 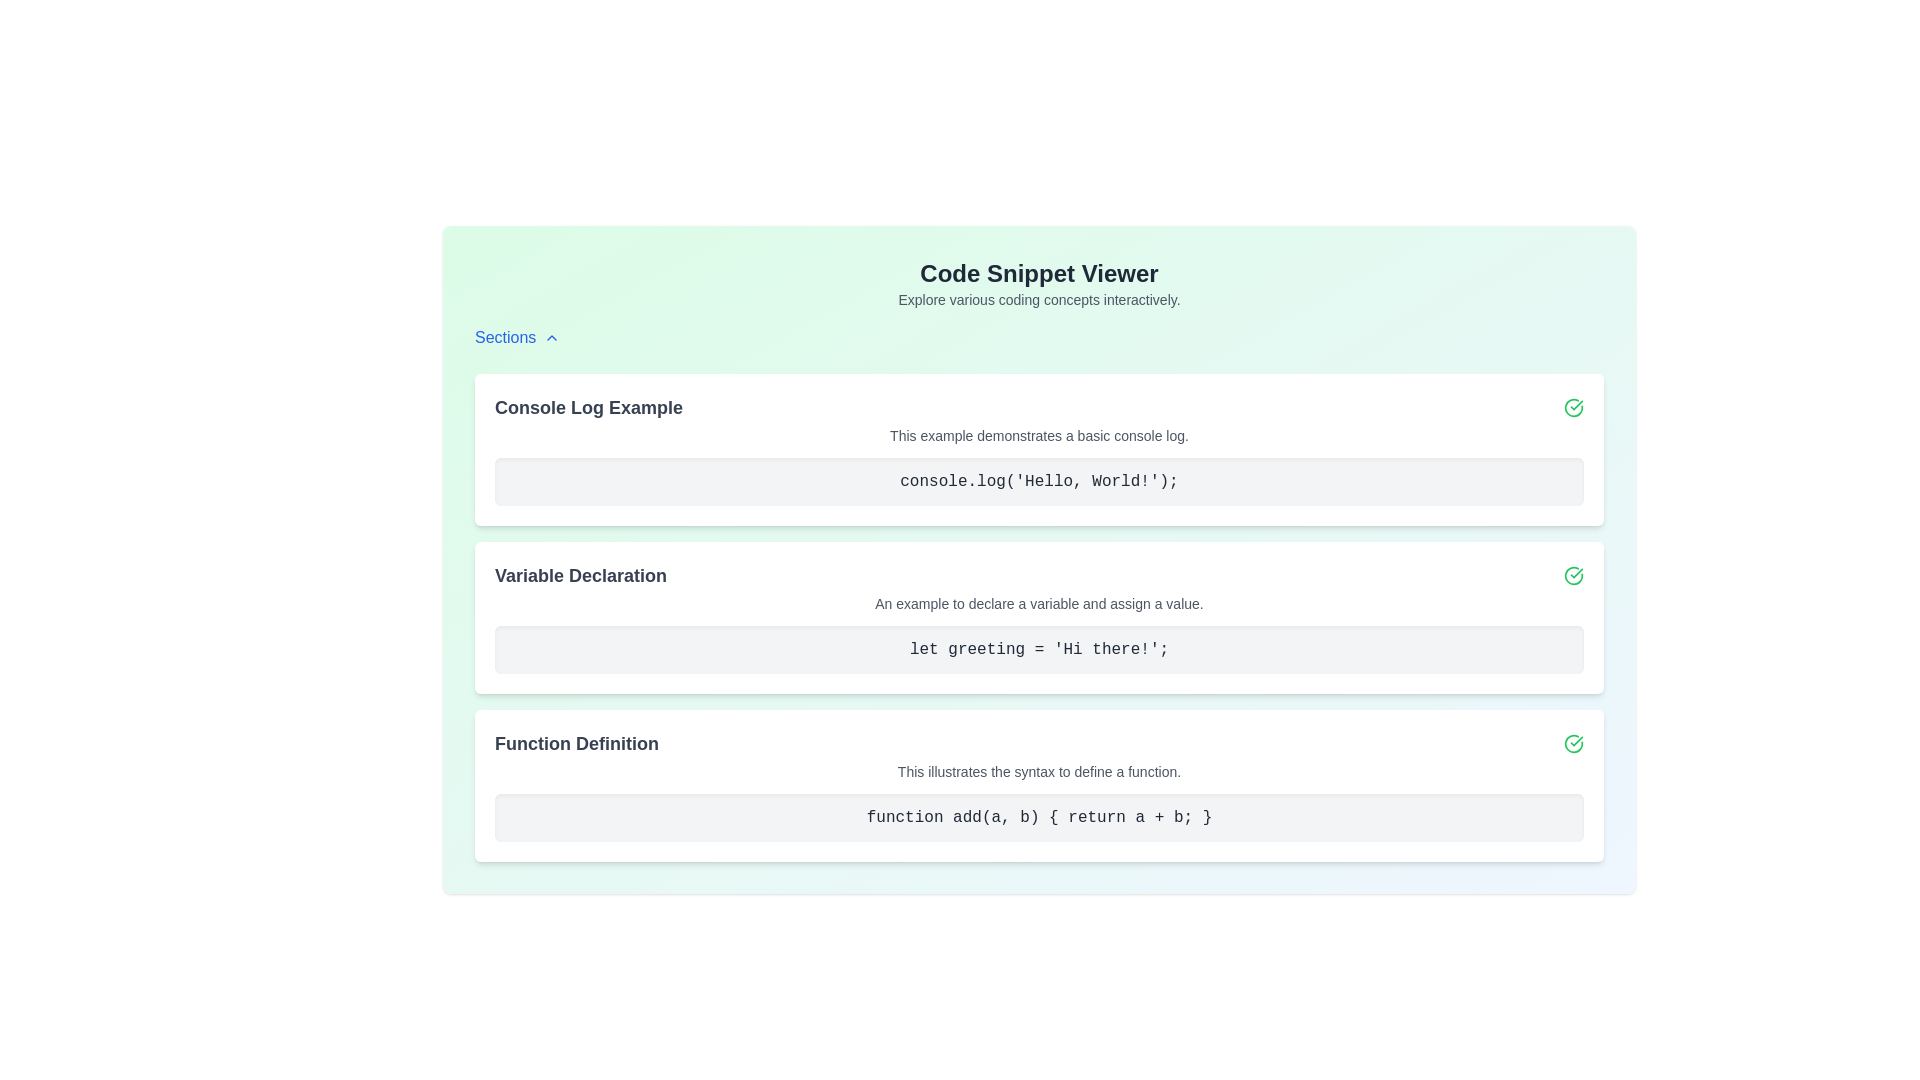 What do you see at coordinates (1039, 482) in the screenshot?
I see `the code snippet element displaying the text `console.log('Hello, World!');`, which is located within the 'Console Log Example' block` at bounding box center [1039, 482].